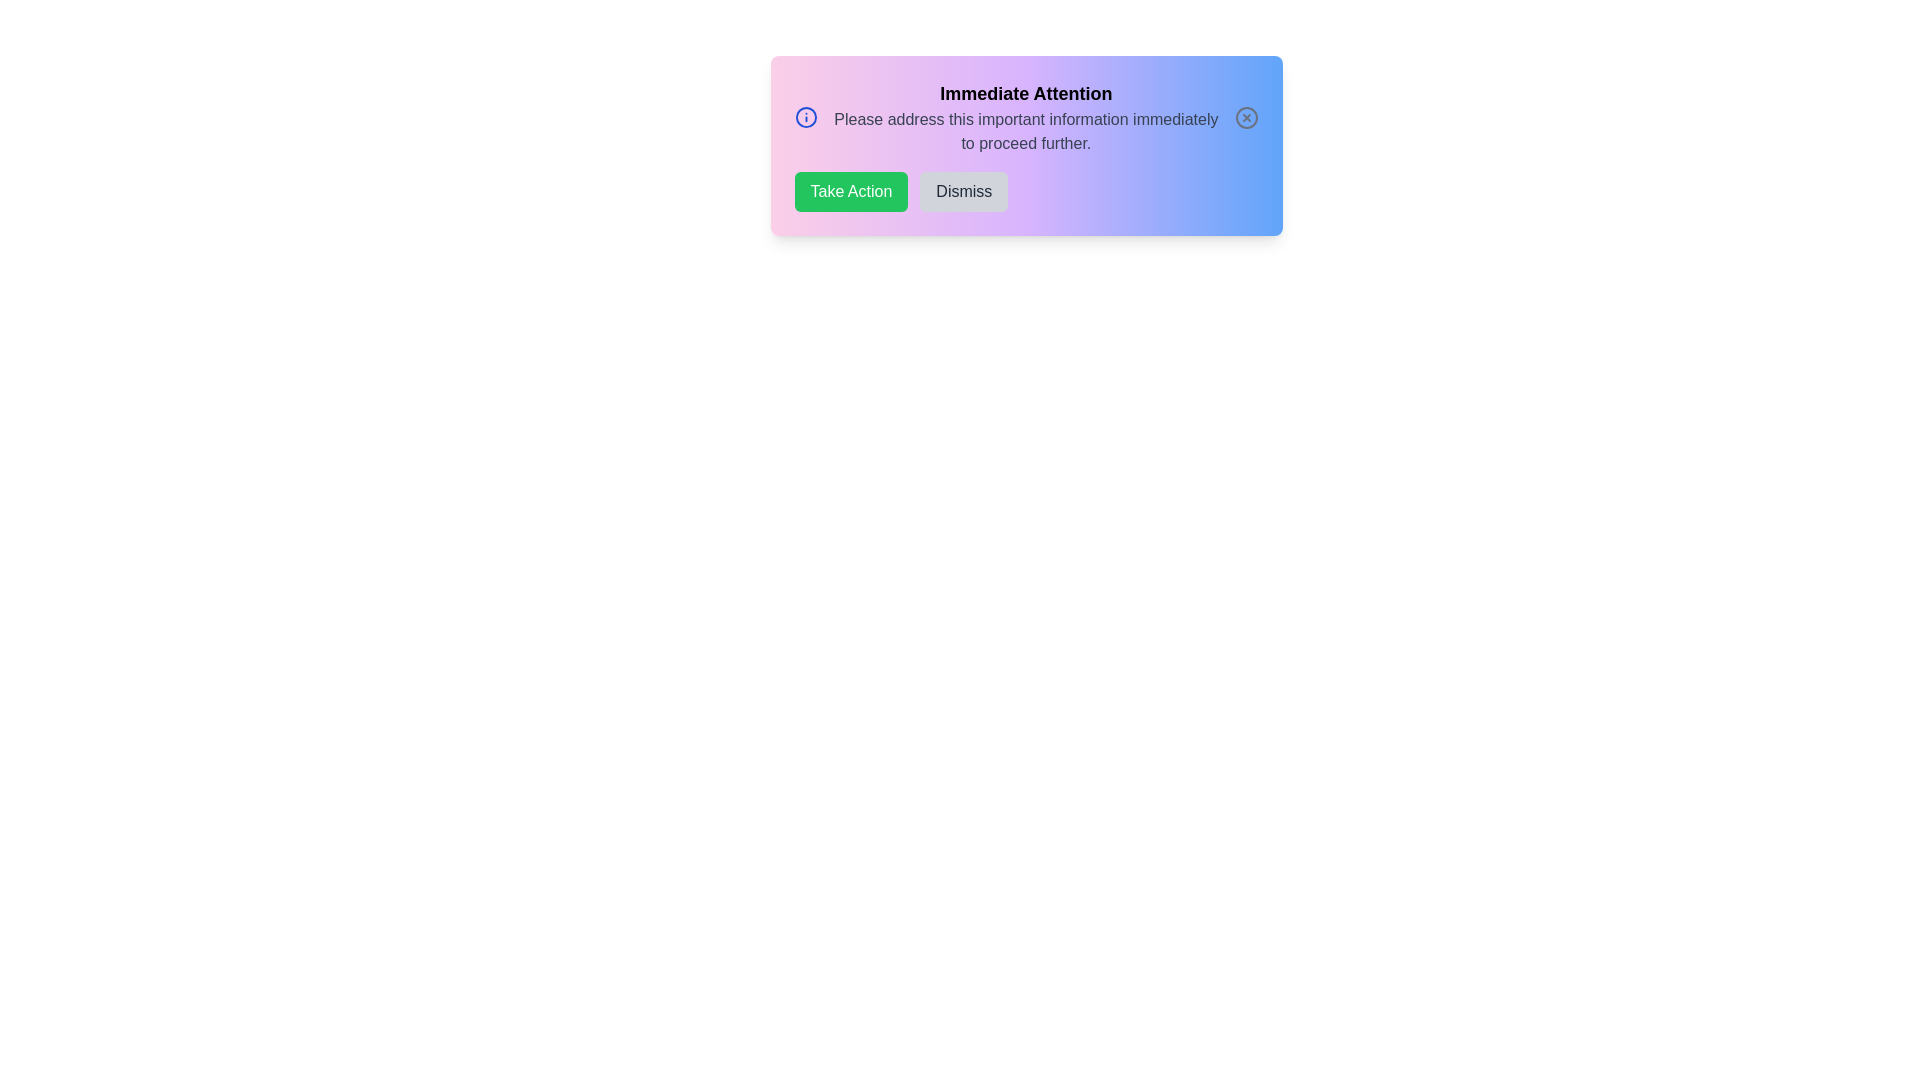 The image size is (1920, 1080). What do you see at coordinates (850, 192) in the screenshot?
I see `the button labeled Take Action to view its hover effect` at bounding box center [850, 192].